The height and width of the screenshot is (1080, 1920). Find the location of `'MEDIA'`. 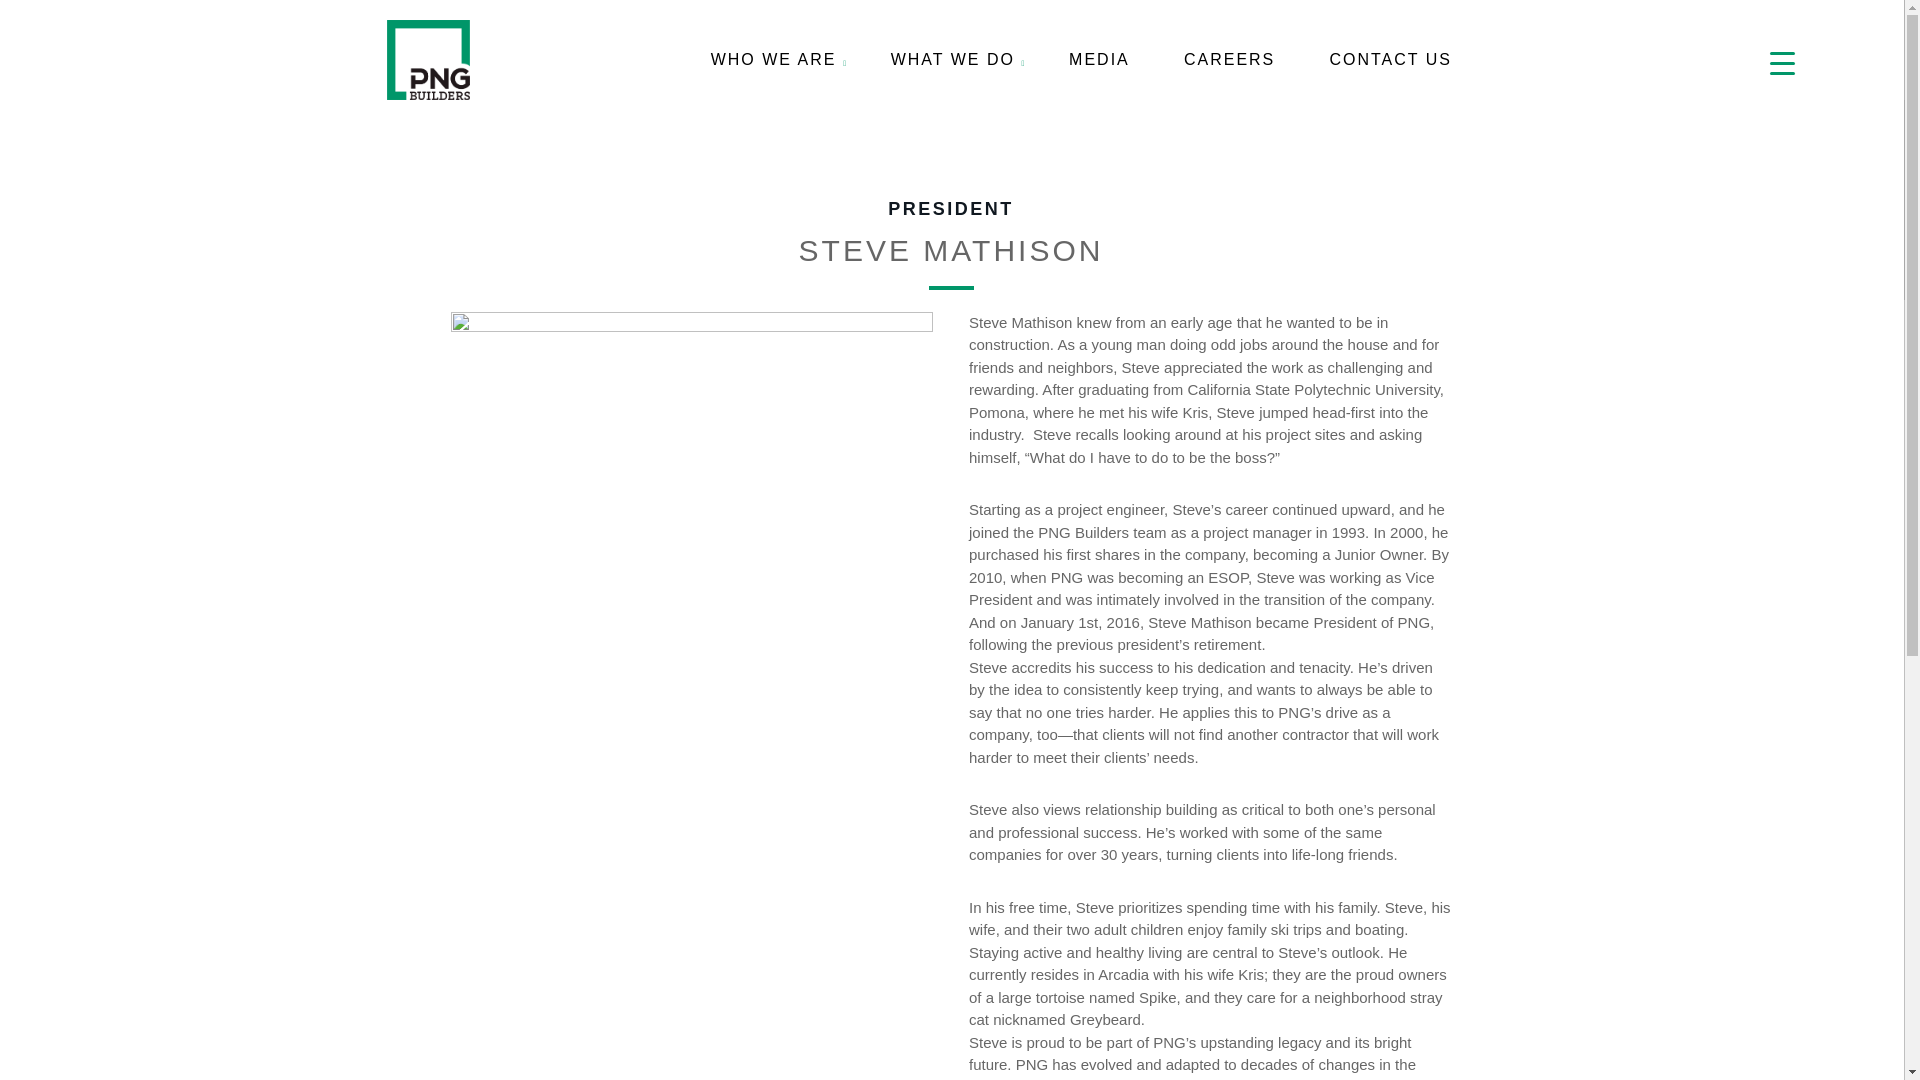

'MEDIA' is located at coordinates (1098, 59).